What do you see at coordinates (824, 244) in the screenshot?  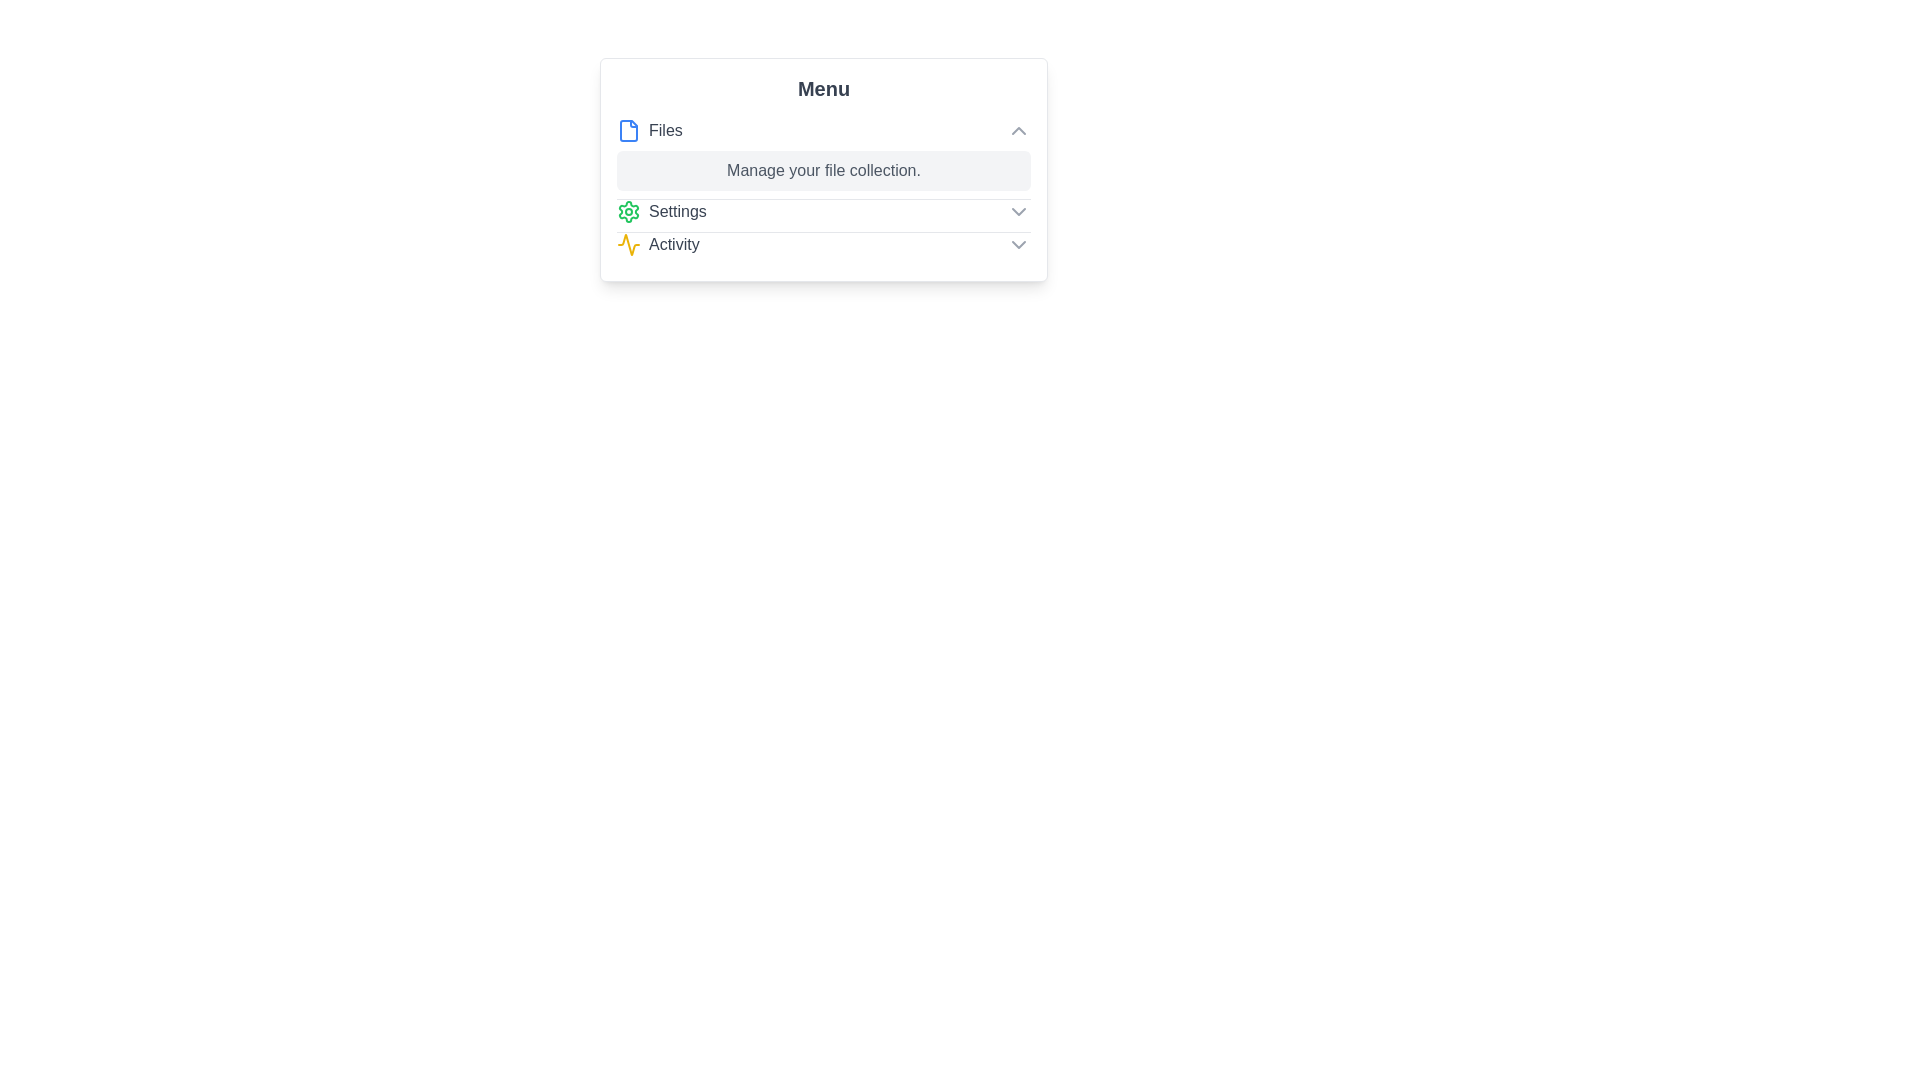 I see `the menu item Activity` at bounding box center [824, 244].